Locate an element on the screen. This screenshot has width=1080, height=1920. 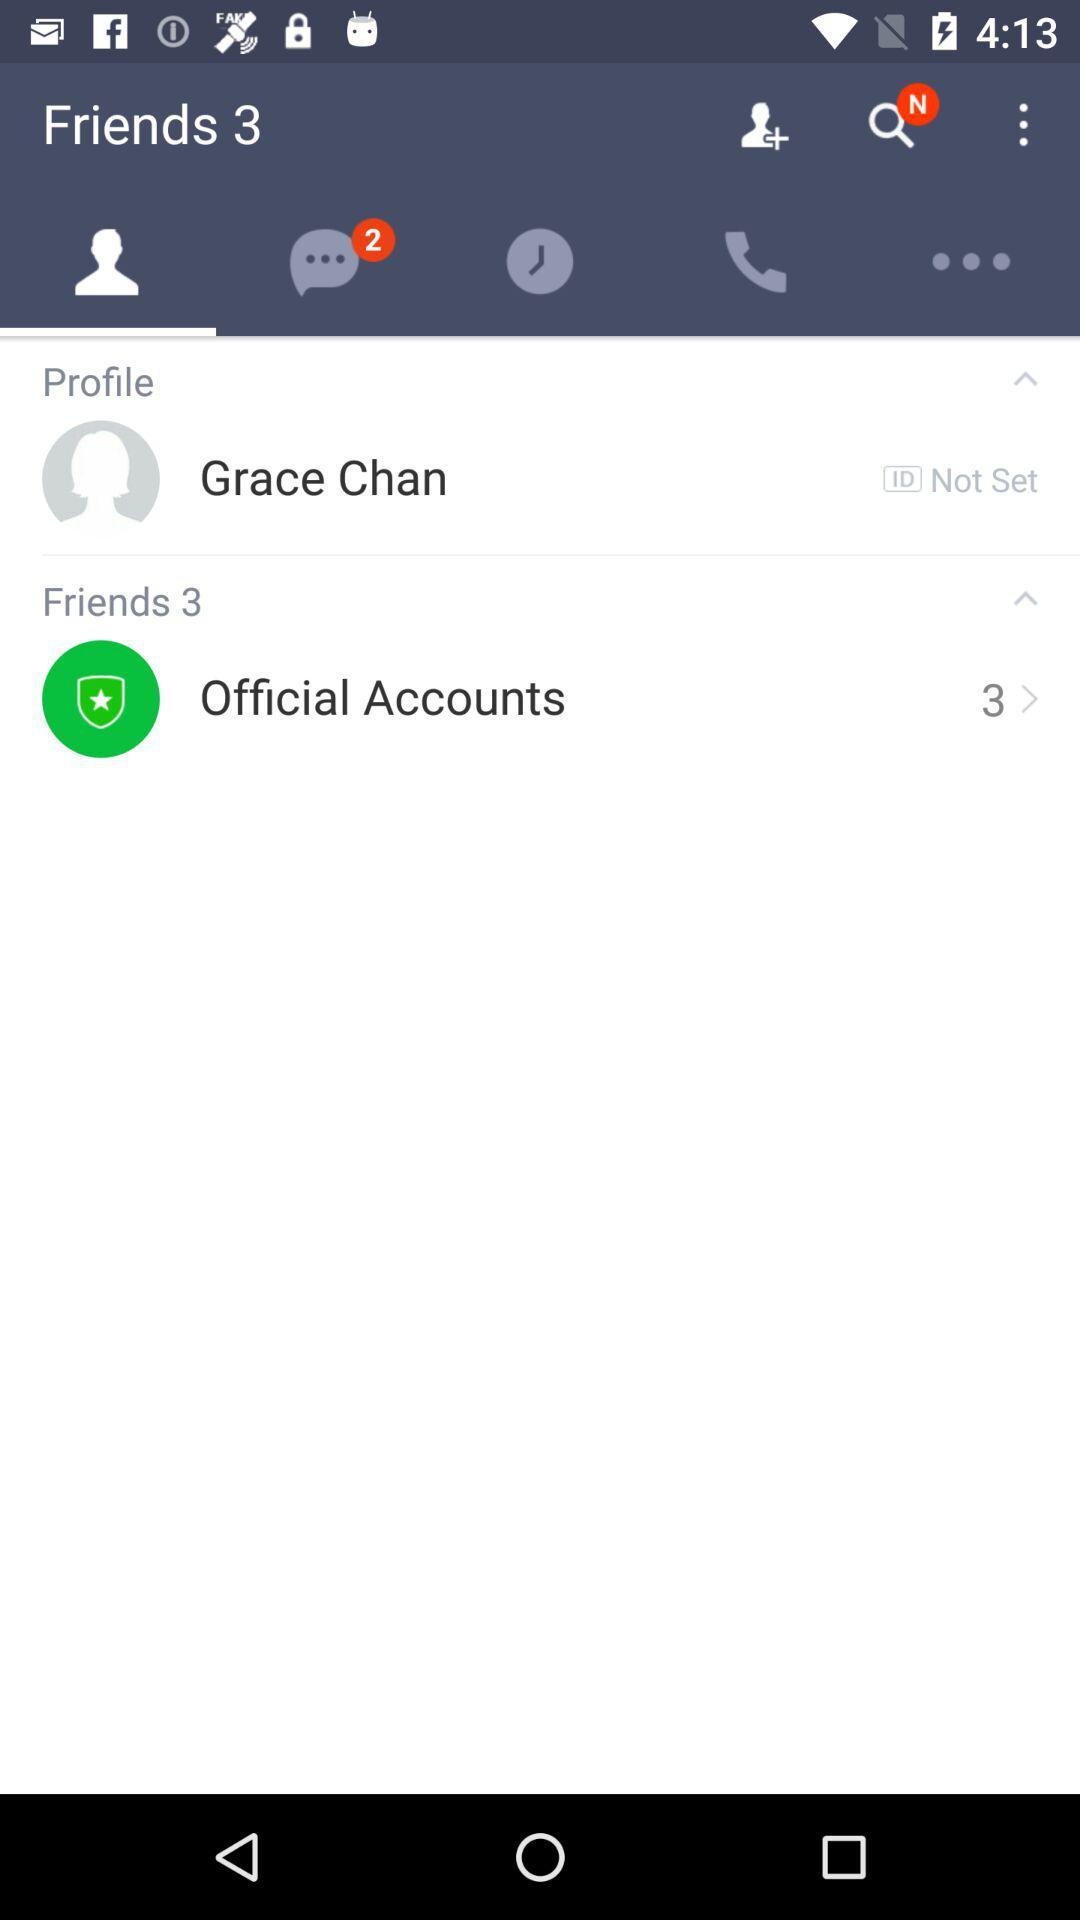
the help icon is located at coordinates (540, 261).